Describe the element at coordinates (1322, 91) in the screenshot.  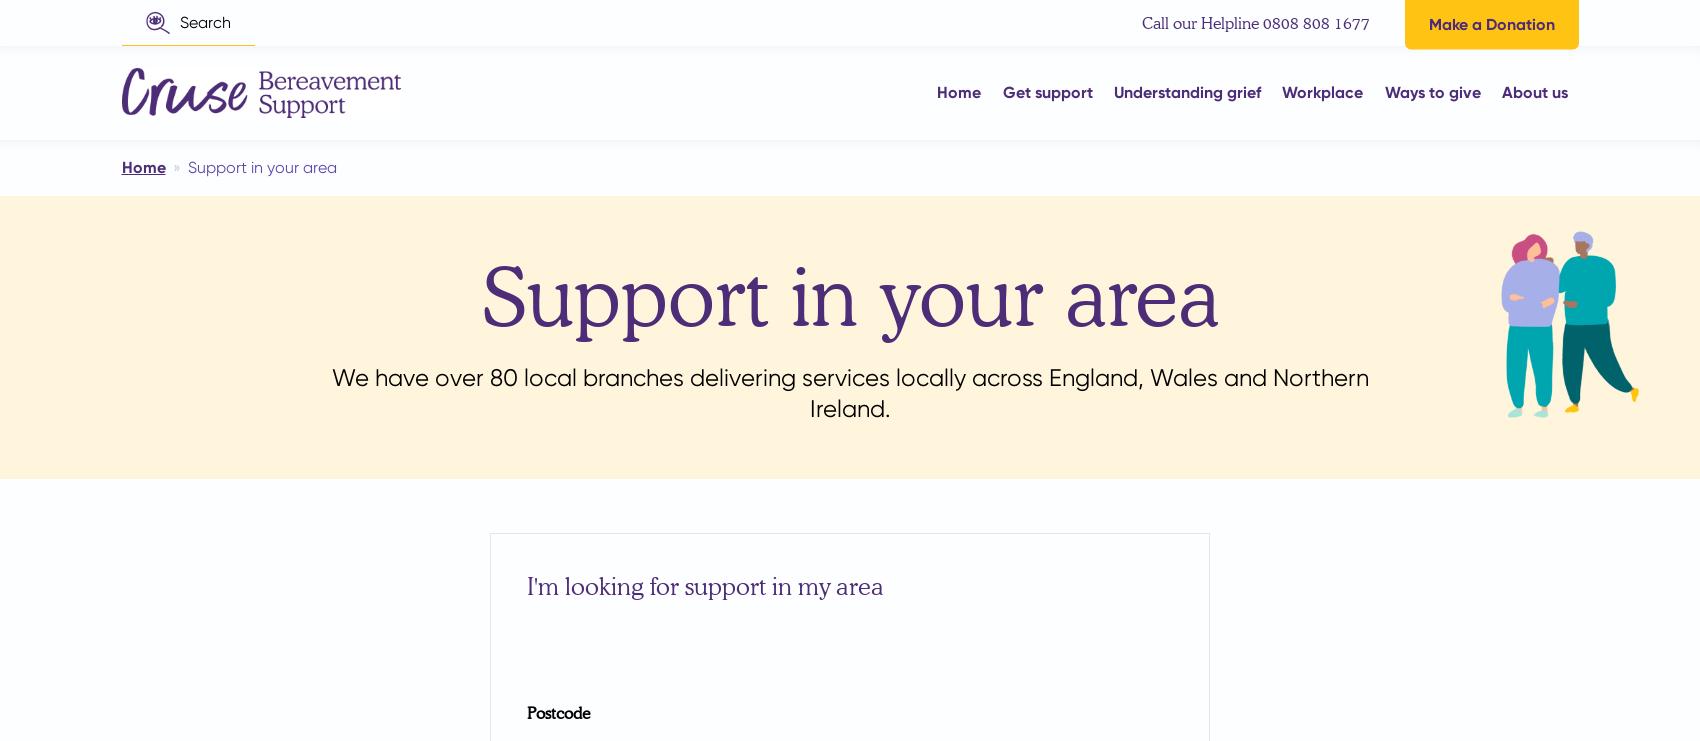
I see `'Workplace'` at that location.